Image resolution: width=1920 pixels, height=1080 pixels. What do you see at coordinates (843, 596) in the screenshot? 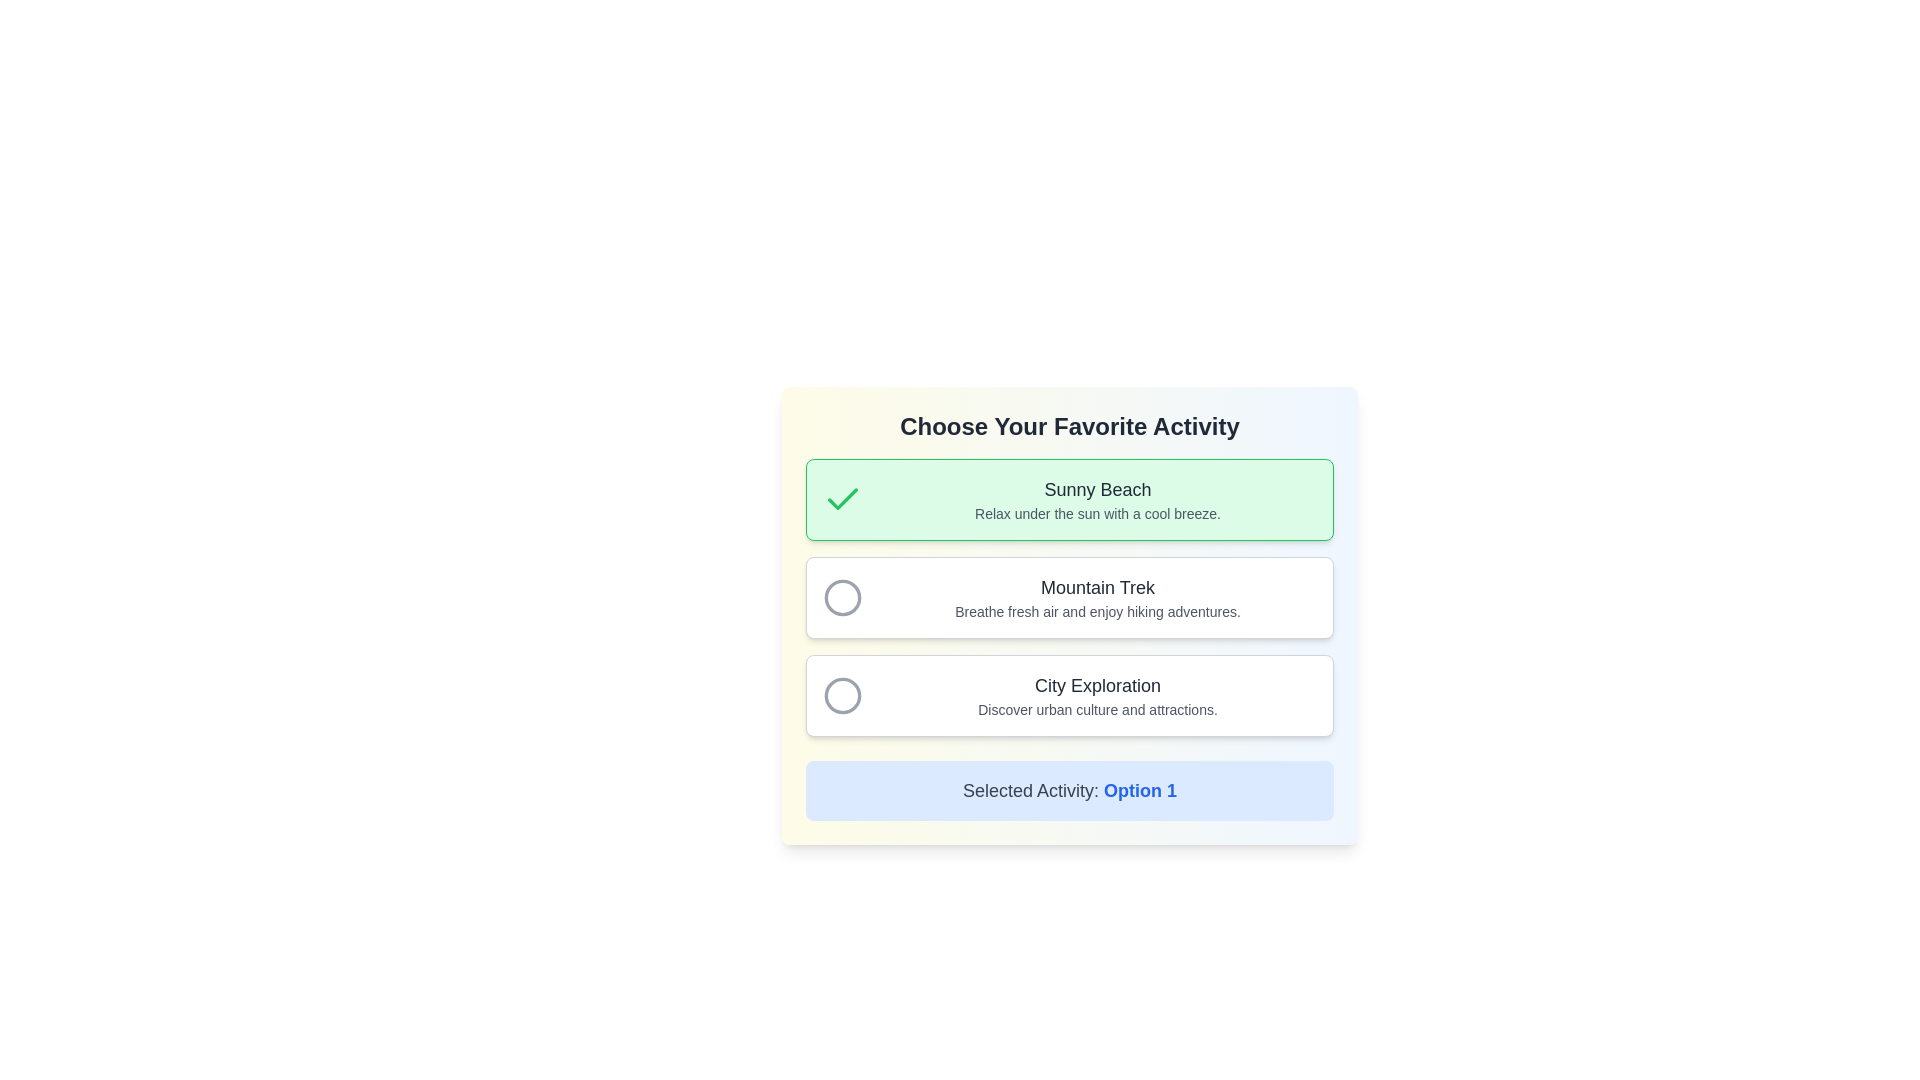
I see `the gray circular radio button located to the left of the 'Mountain Trek' option, which is aligned horizontally with the text and vertically positioned between 'Sunny Beach' and 'City Exploration'` at bounding box center [843, 596].